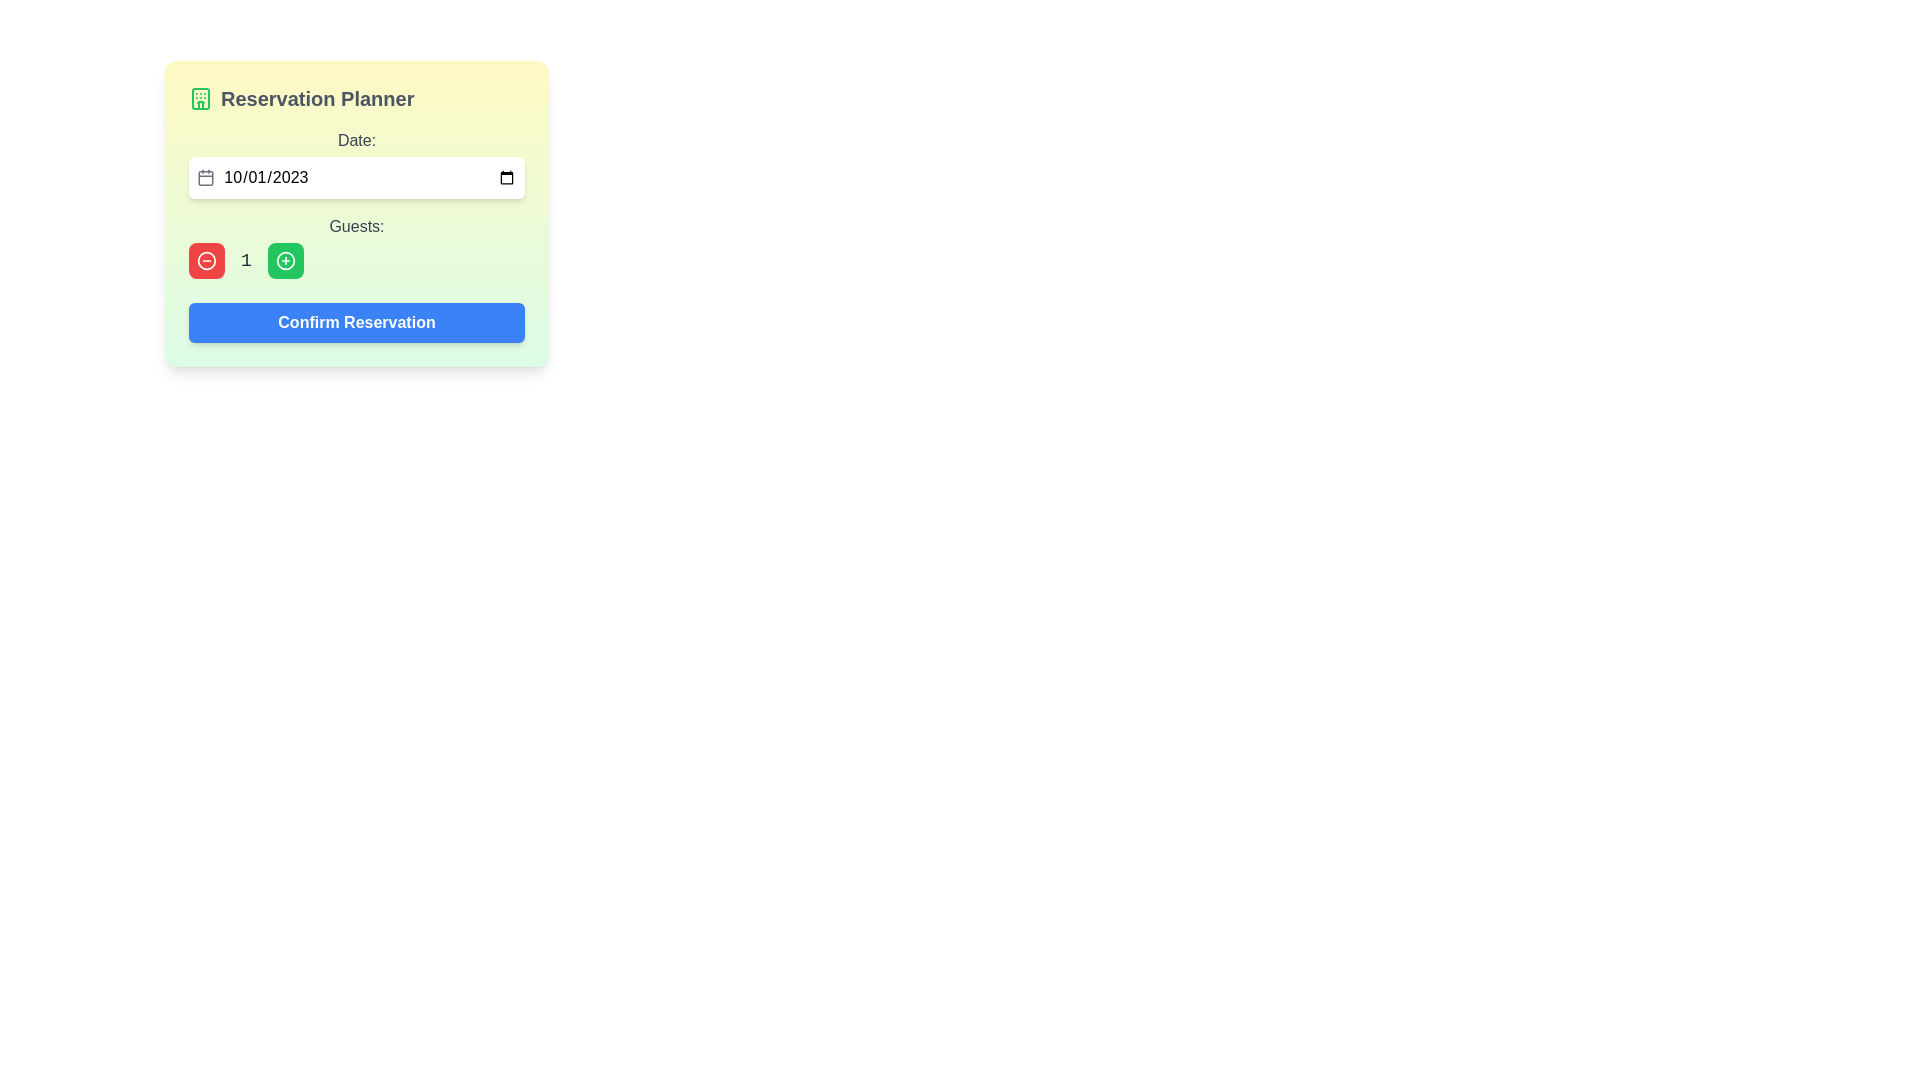 The image size is (1920, 1080). What do you see at coordinates (206, 176) in the screenshot?
I see `the calendar icon located at the beginning of the date input field in the 'Reservation Planner' card` at bounding box center [206, 176].